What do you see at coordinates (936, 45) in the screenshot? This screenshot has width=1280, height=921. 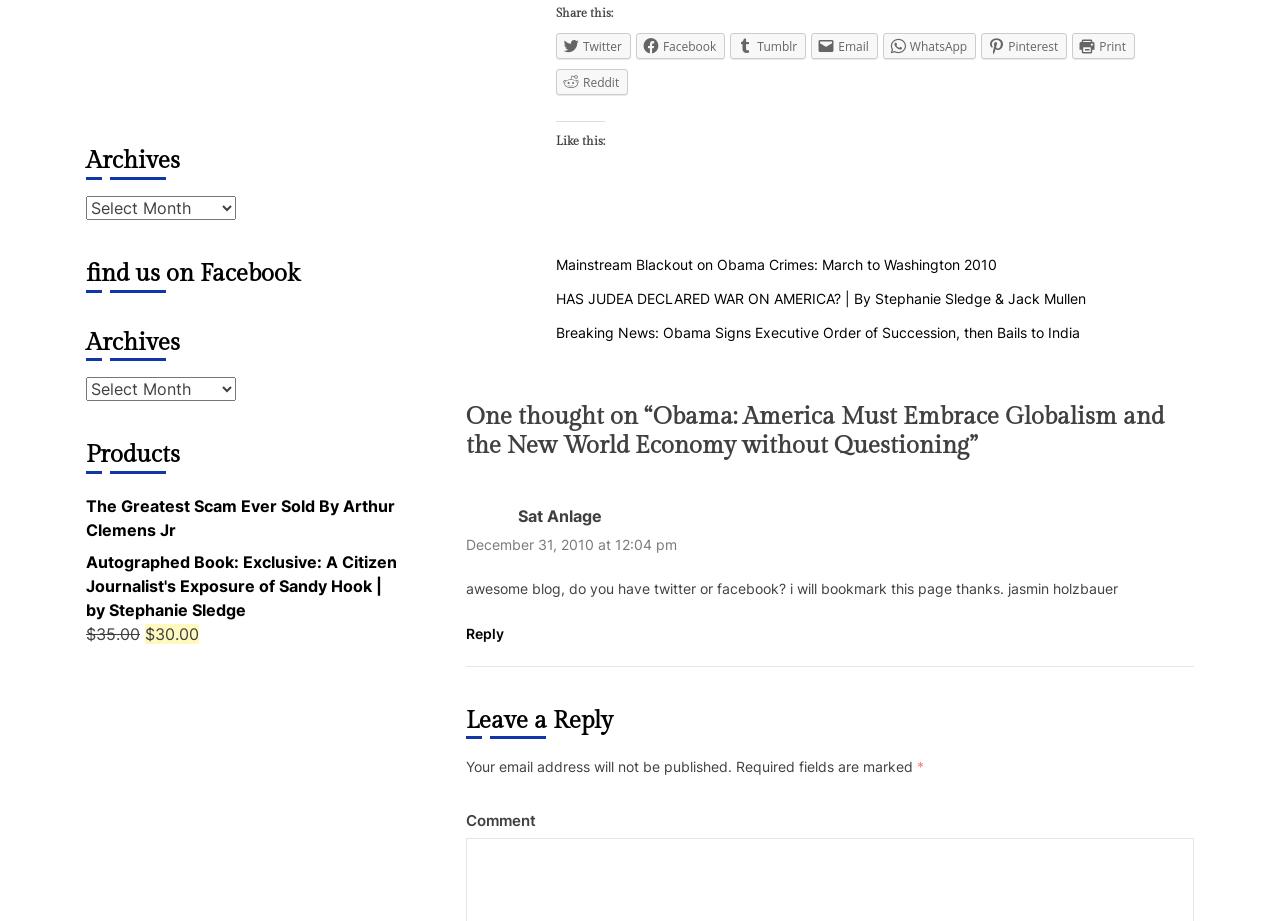 I see `'WhatsApp'` at bounding box center [936, 45].